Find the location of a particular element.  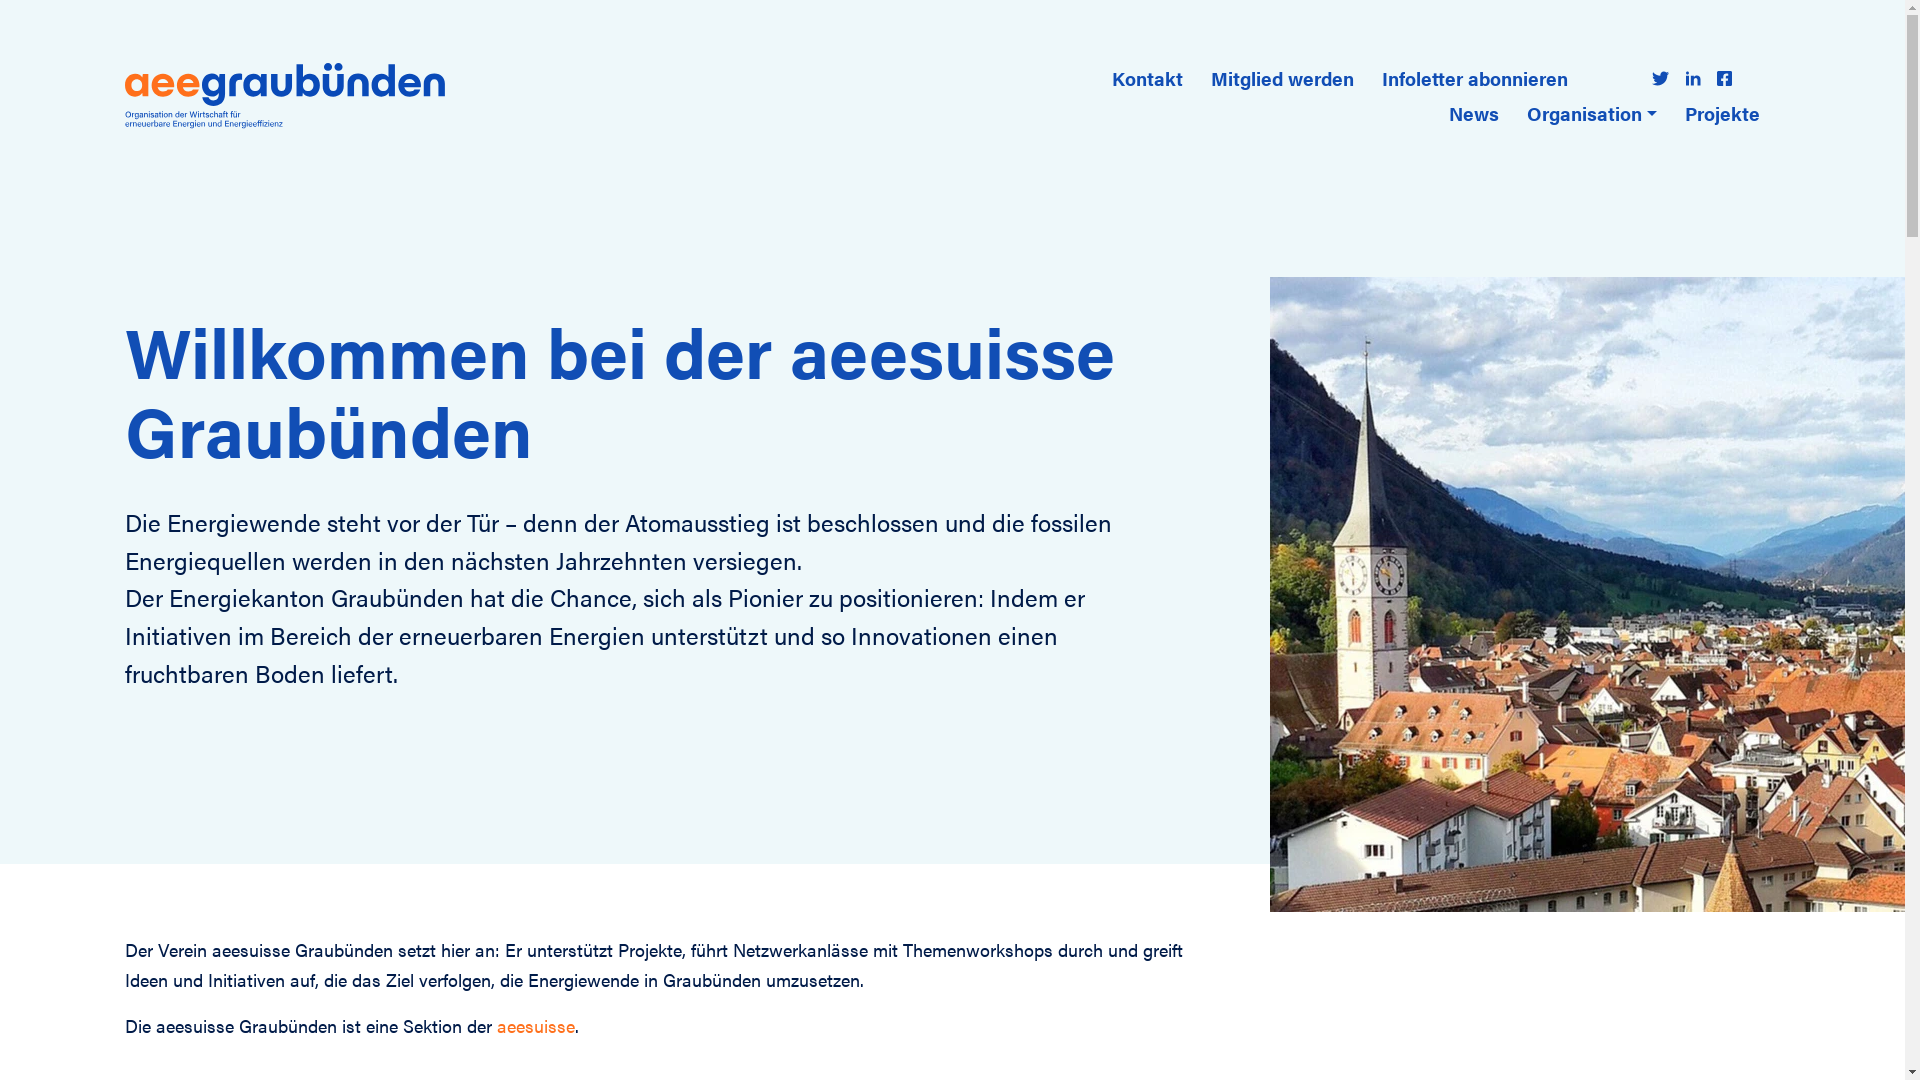

'Projekte' is located at coordinates (1721, 113).